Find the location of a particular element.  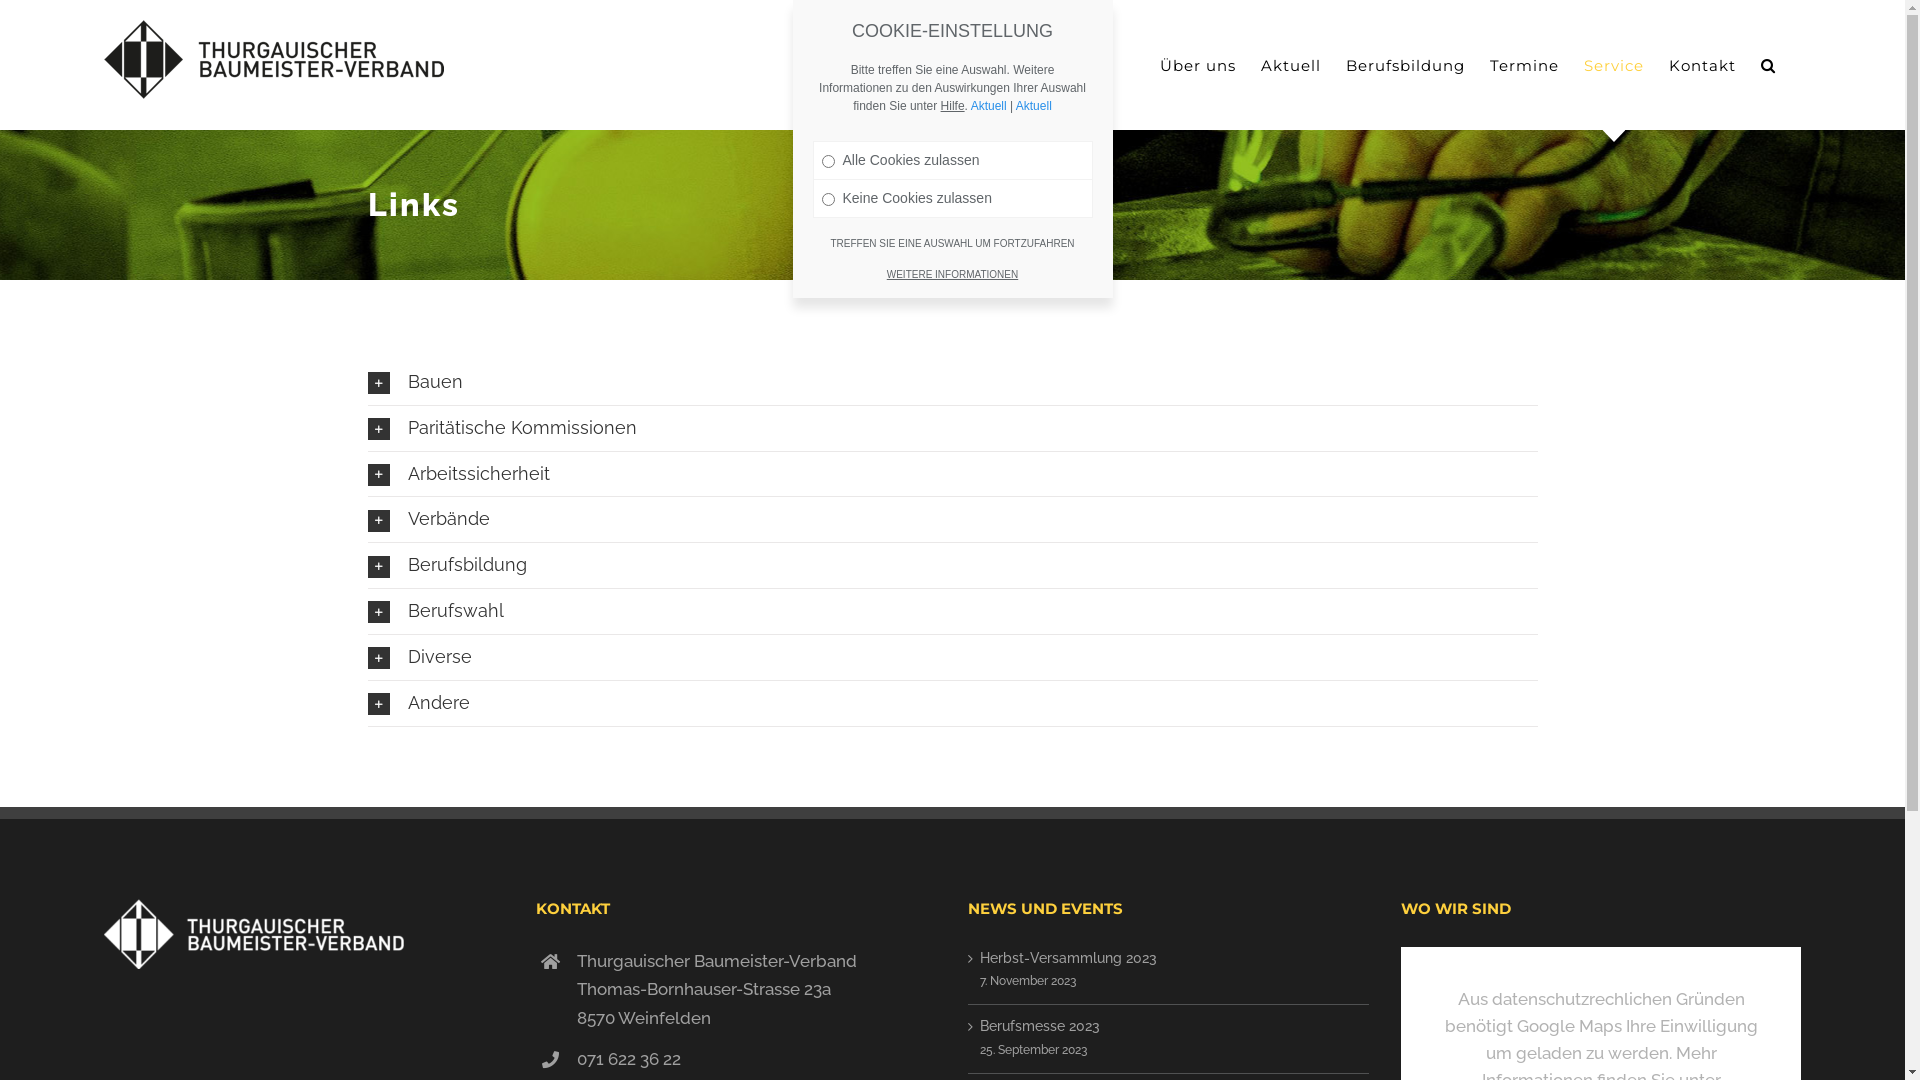

'Berufsbildung' is located at coordinates (1404, 64).